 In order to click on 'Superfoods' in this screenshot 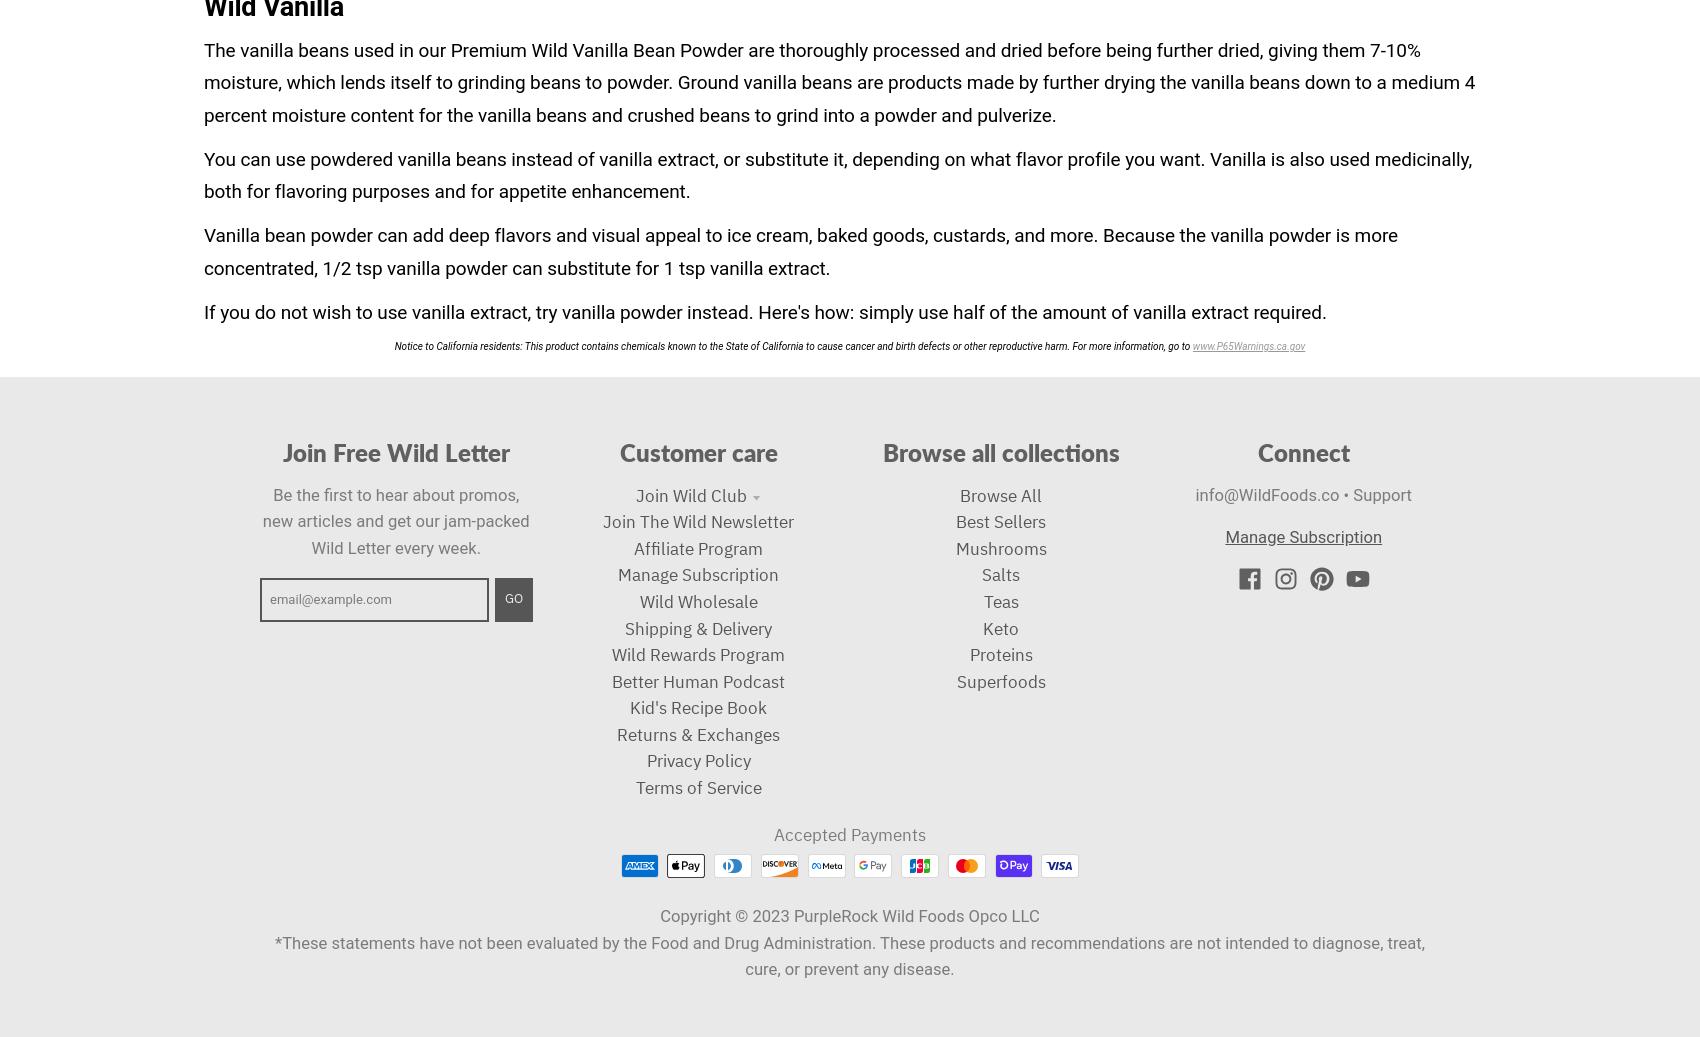, I will do `click(999, 680)`.